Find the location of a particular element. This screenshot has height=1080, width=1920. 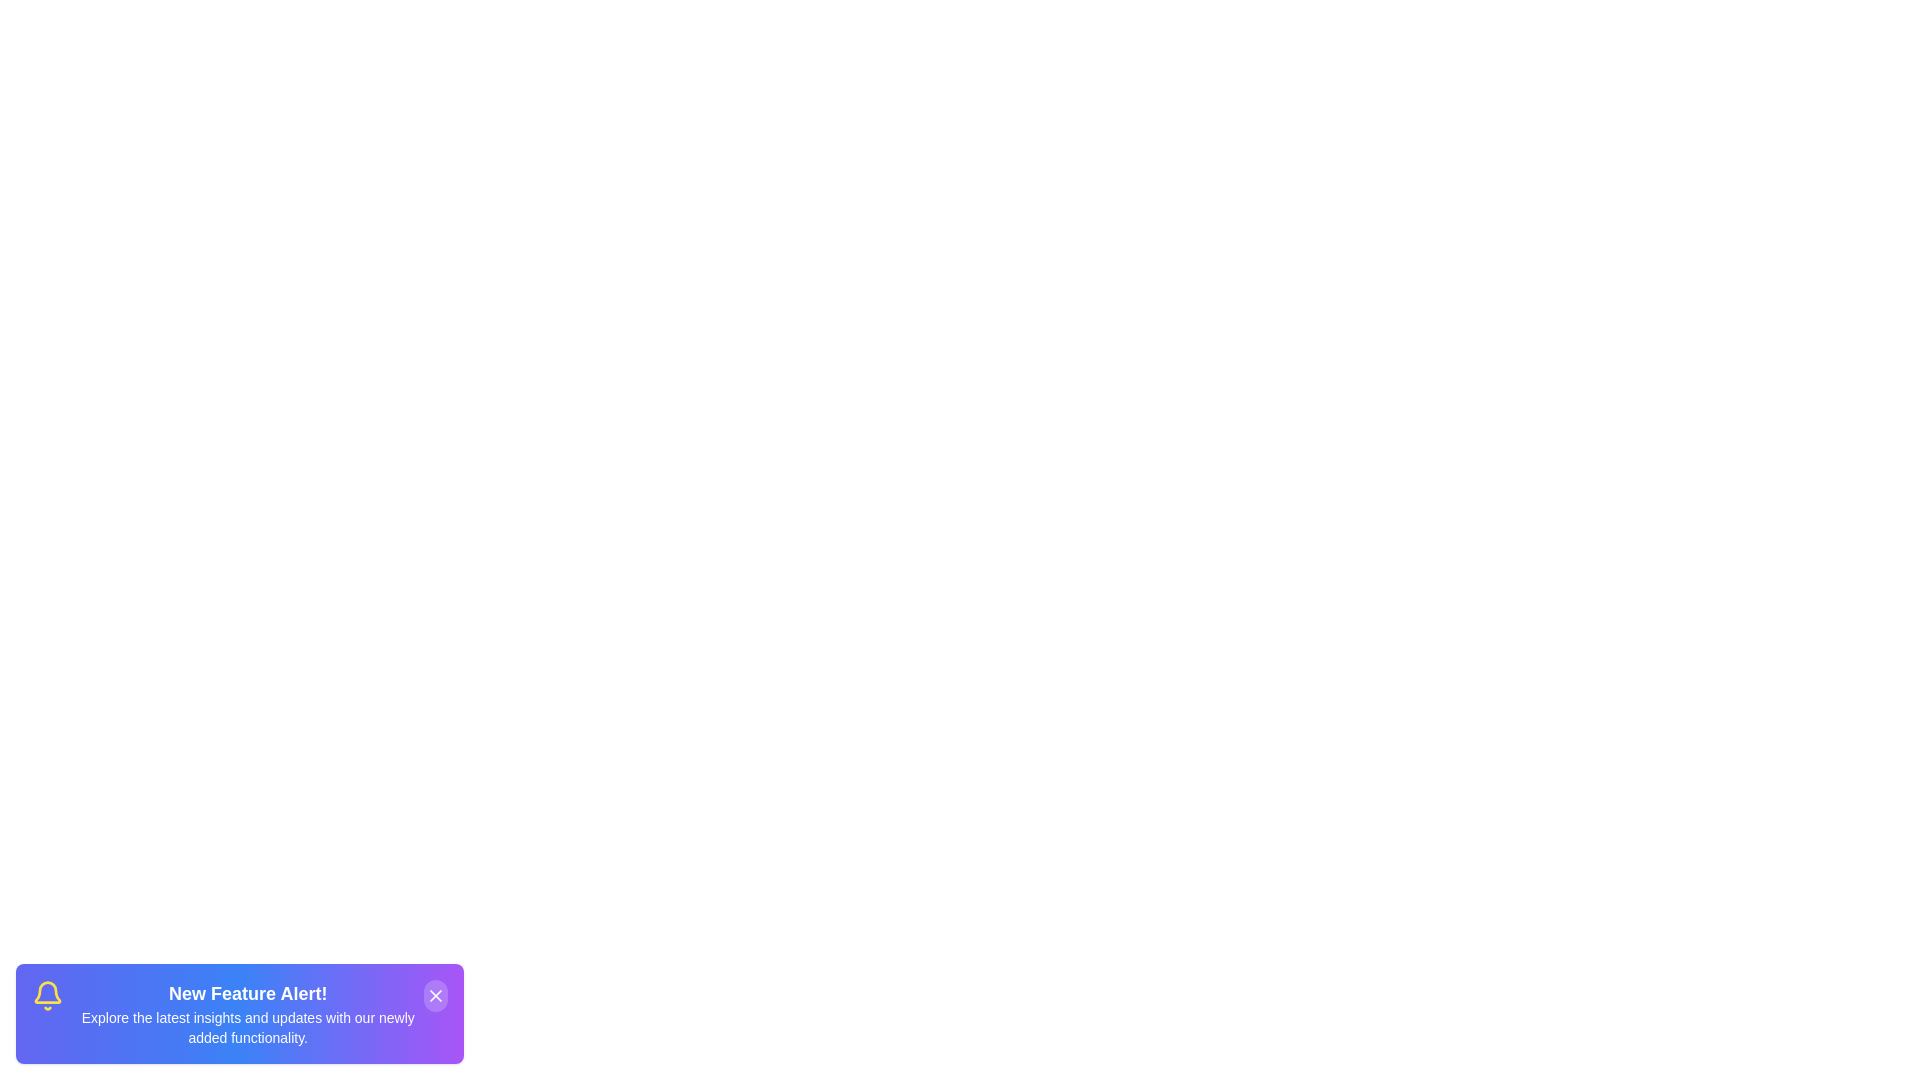

the close button to dismiss the notification is located at coordinates (435, 995).